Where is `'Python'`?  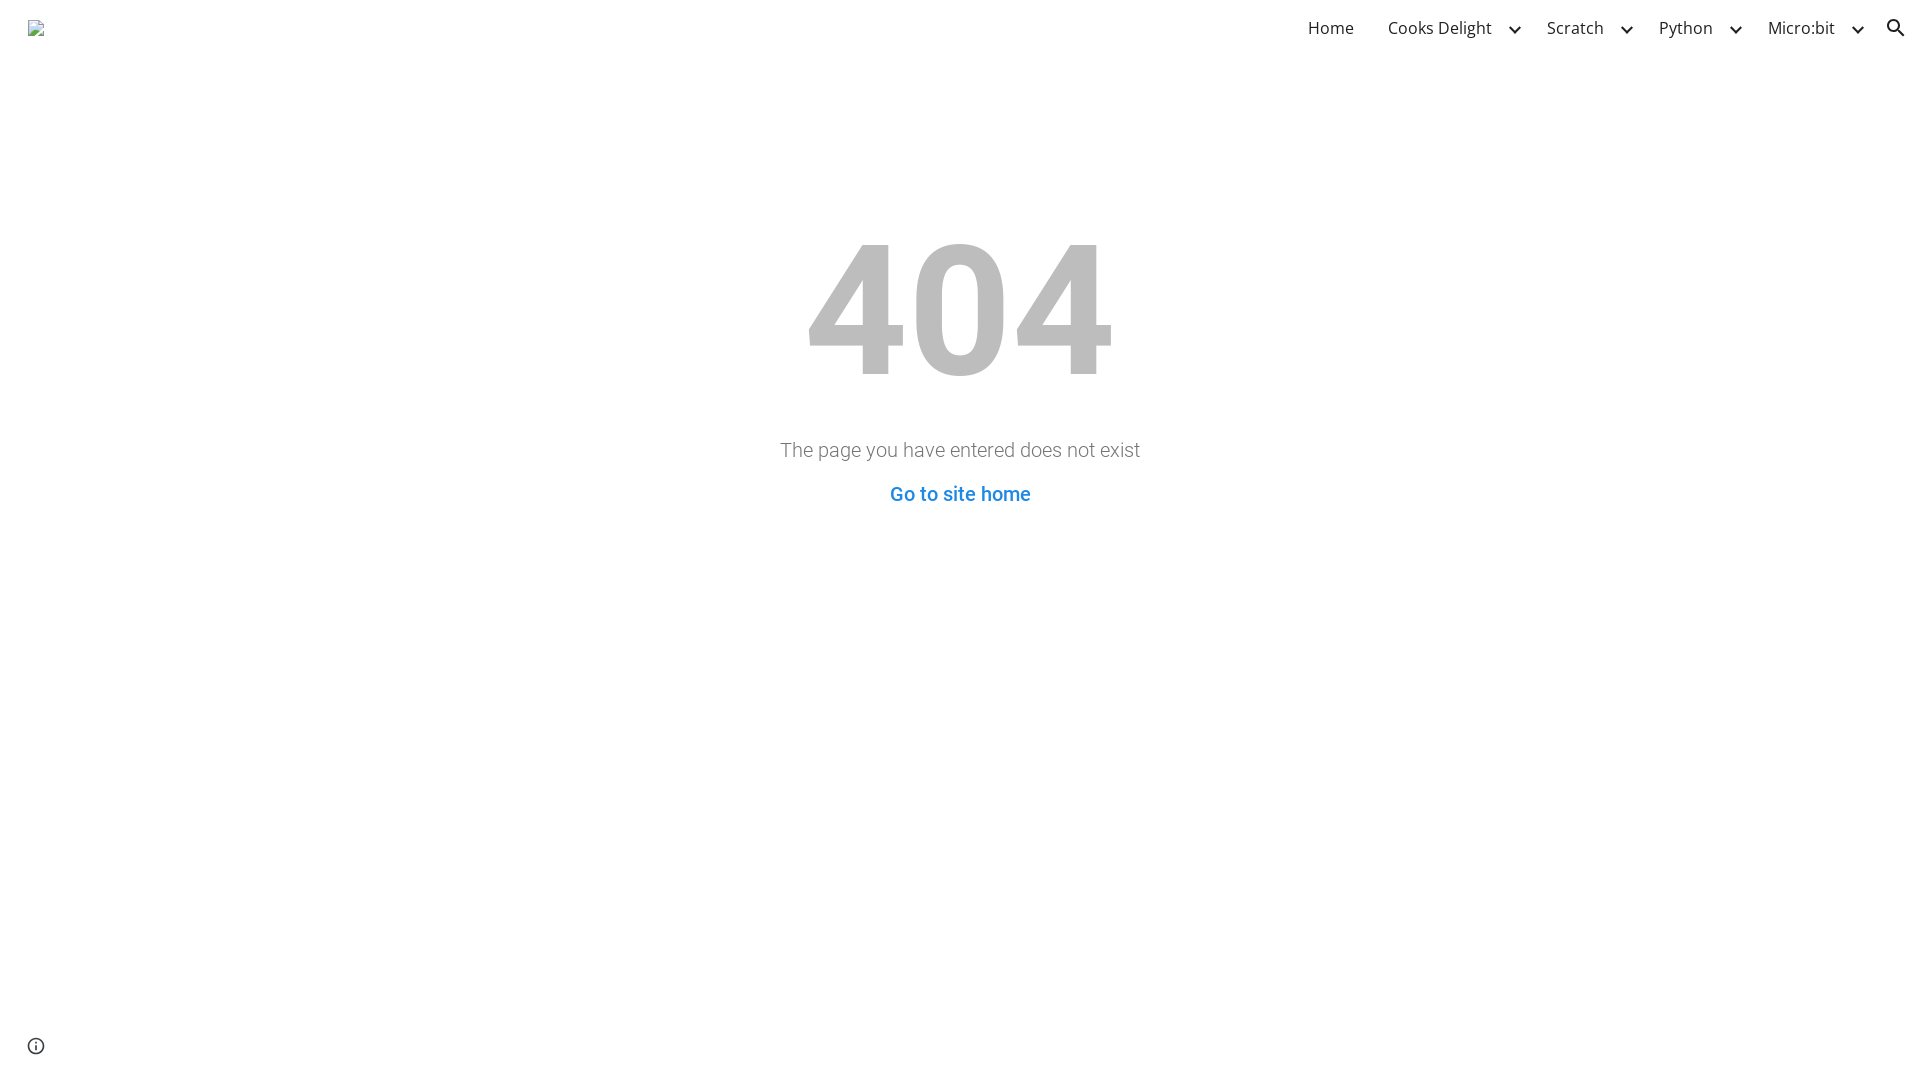
'Python' is located at coordinates (1684, 27).